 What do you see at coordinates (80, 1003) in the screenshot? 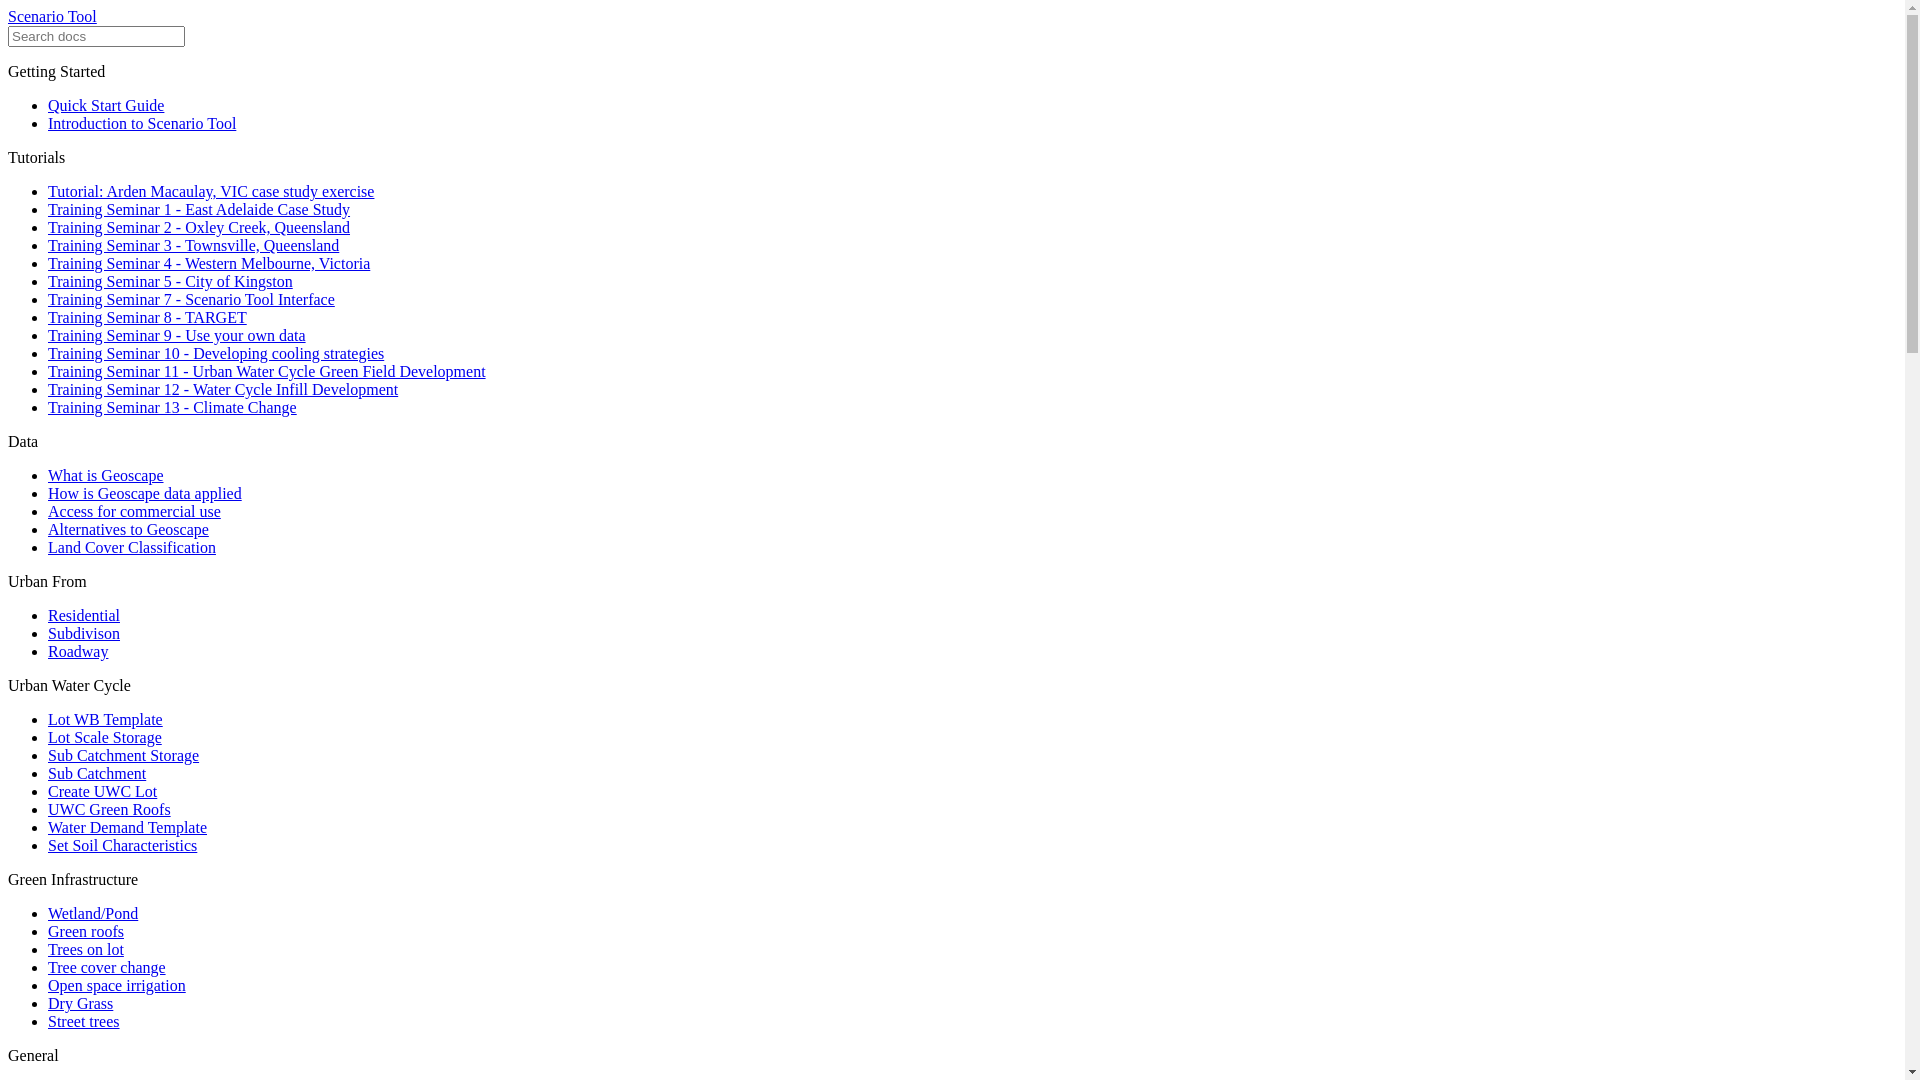
I see `'Dry Grass'` at bounding box center [80, 1003].